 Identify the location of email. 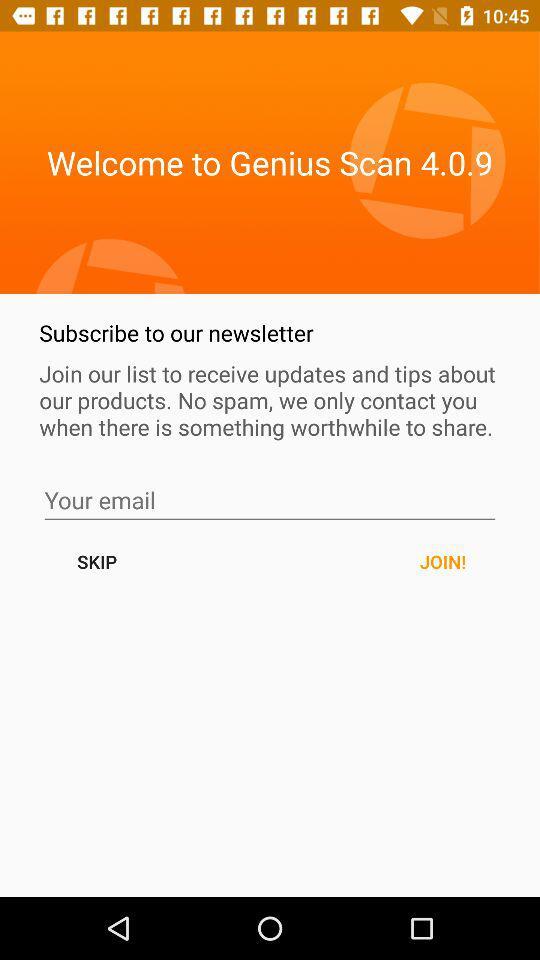
(270, 499).